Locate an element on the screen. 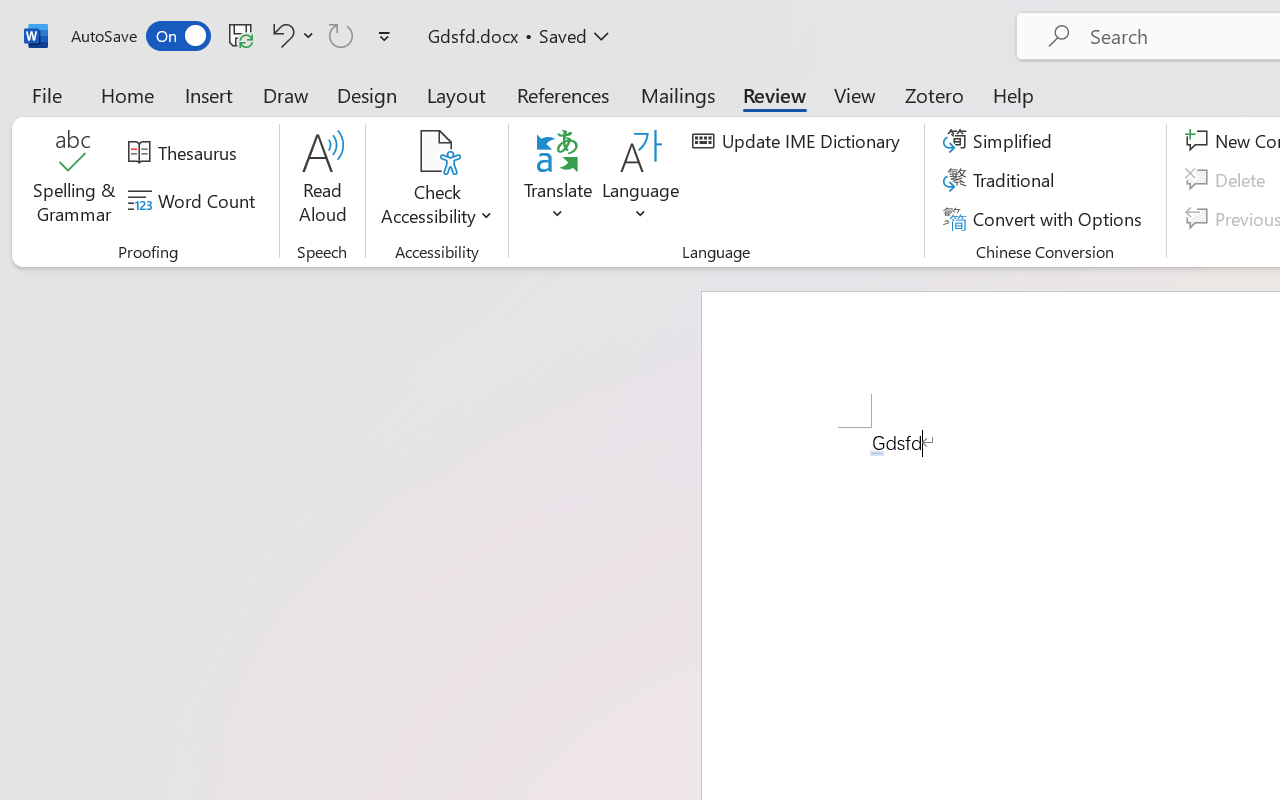 The image size is (1280, 800). 'Word Count' is located at coordinates (194, 201).